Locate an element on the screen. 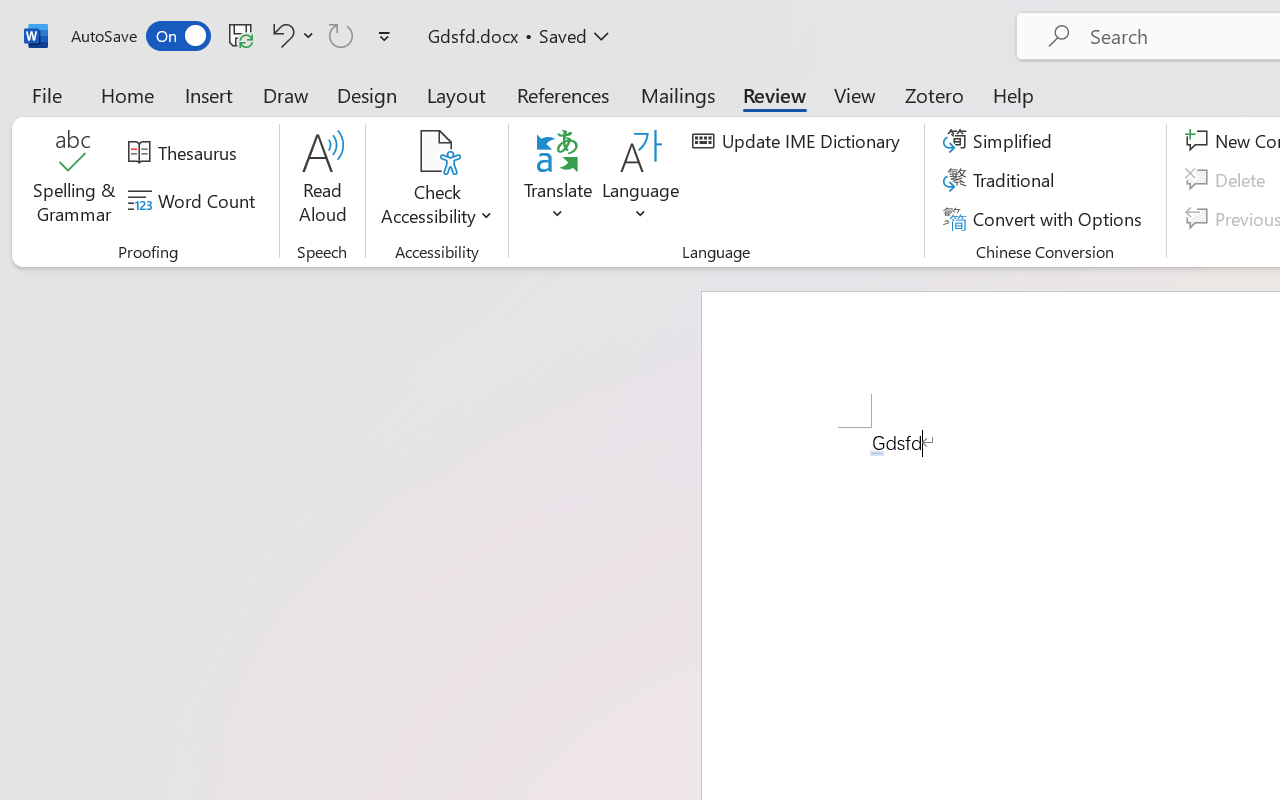 The image size is (1280, 800). 'Word Count' is located at coordinates (194, 201).